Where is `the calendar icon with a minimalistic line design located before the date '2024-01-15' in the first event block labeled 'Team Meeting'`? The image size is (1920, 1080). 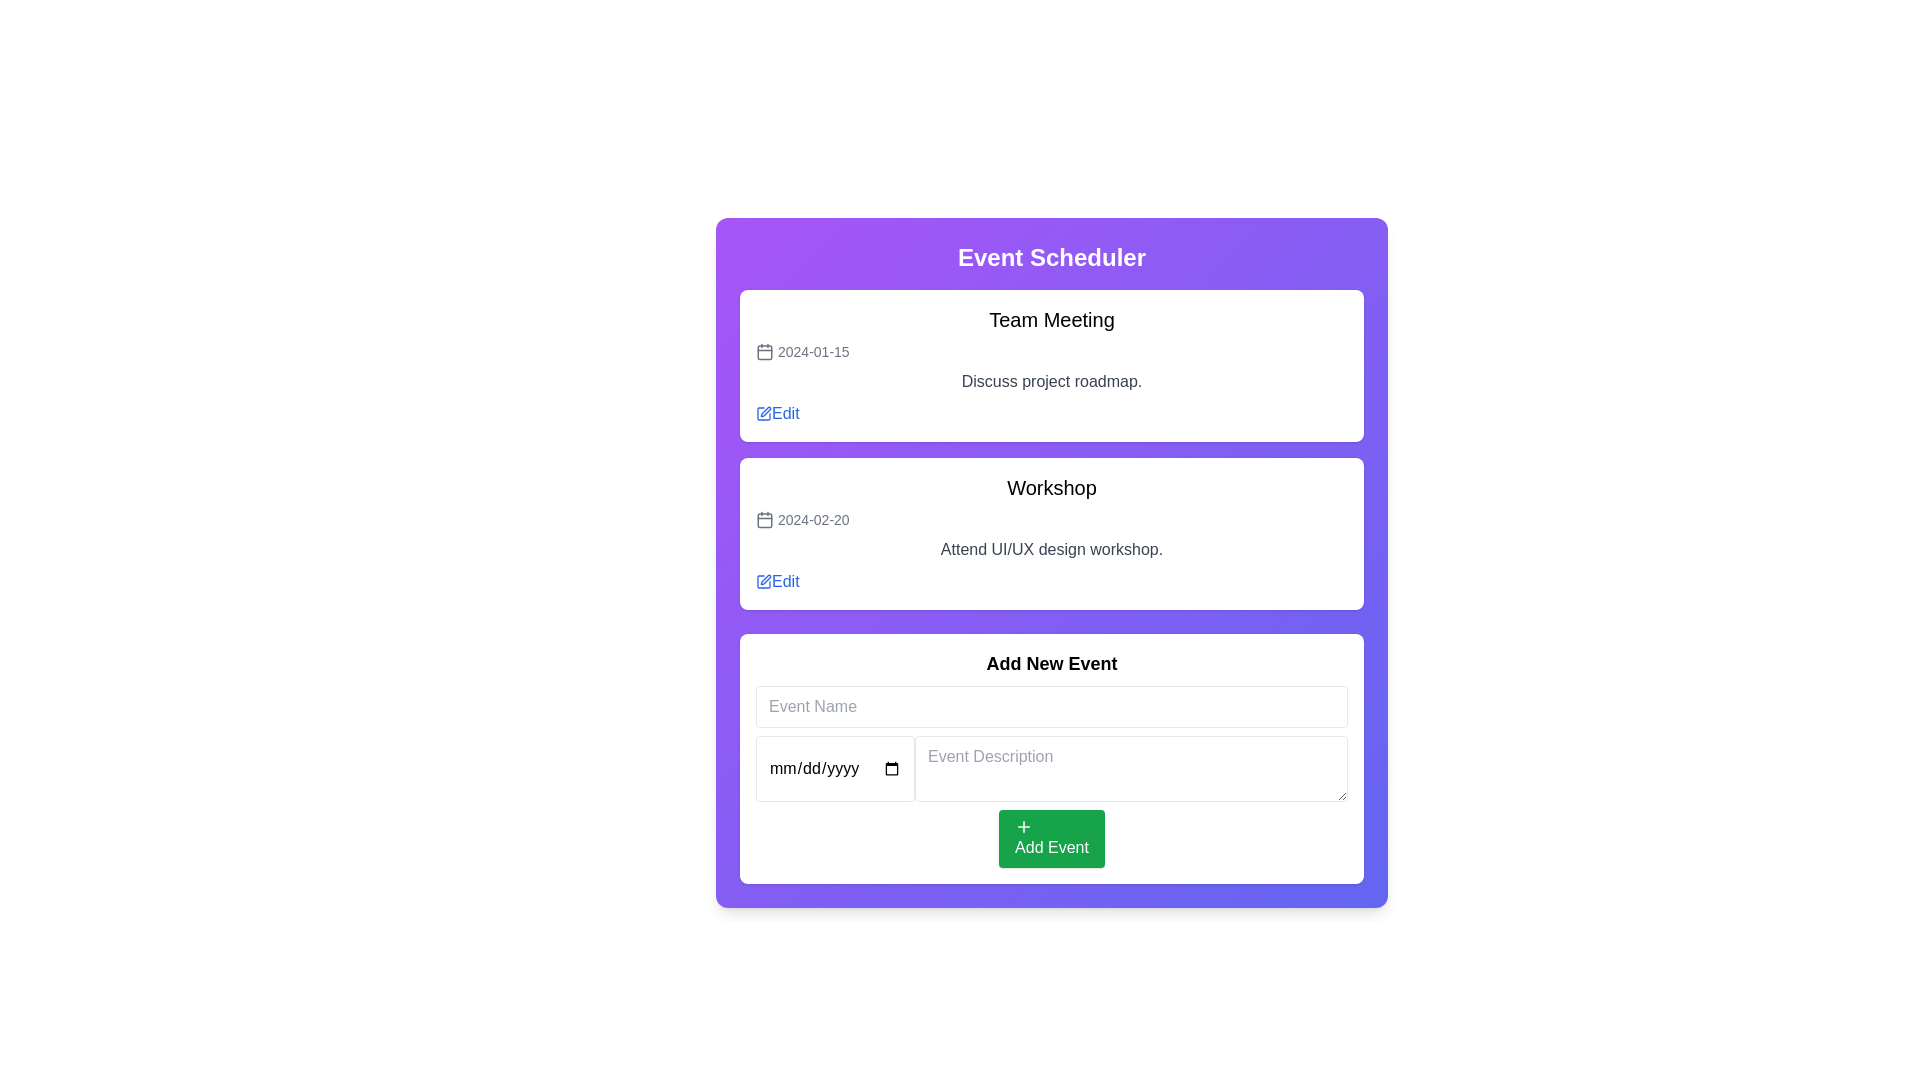
the calendar icon with a minimalistic line design located before the date '2024-01-15' in the first event block labeled 'Team Meeting' is located at coordinates (763, 350).